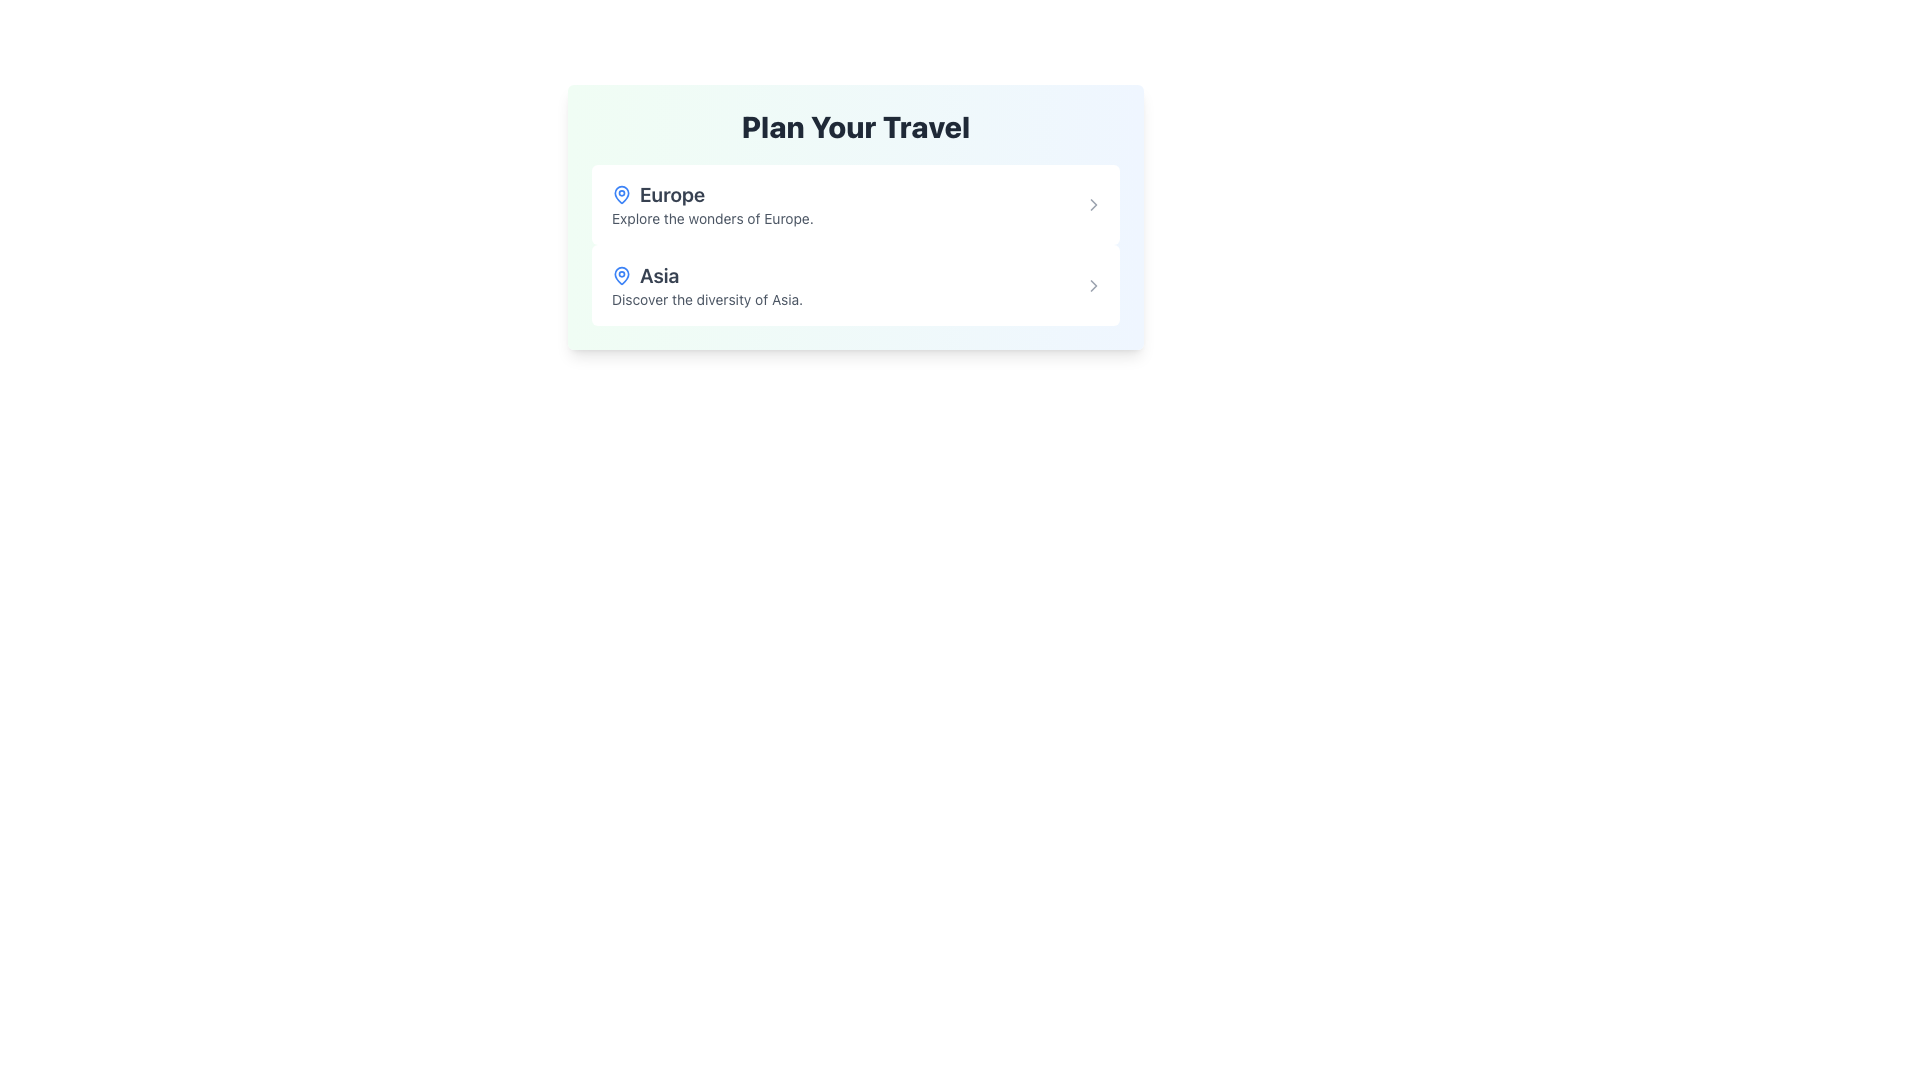  I want to click on the small right-pointing chevron arrow icon located to the right of the 'Europe' option, so click(1093, 204).